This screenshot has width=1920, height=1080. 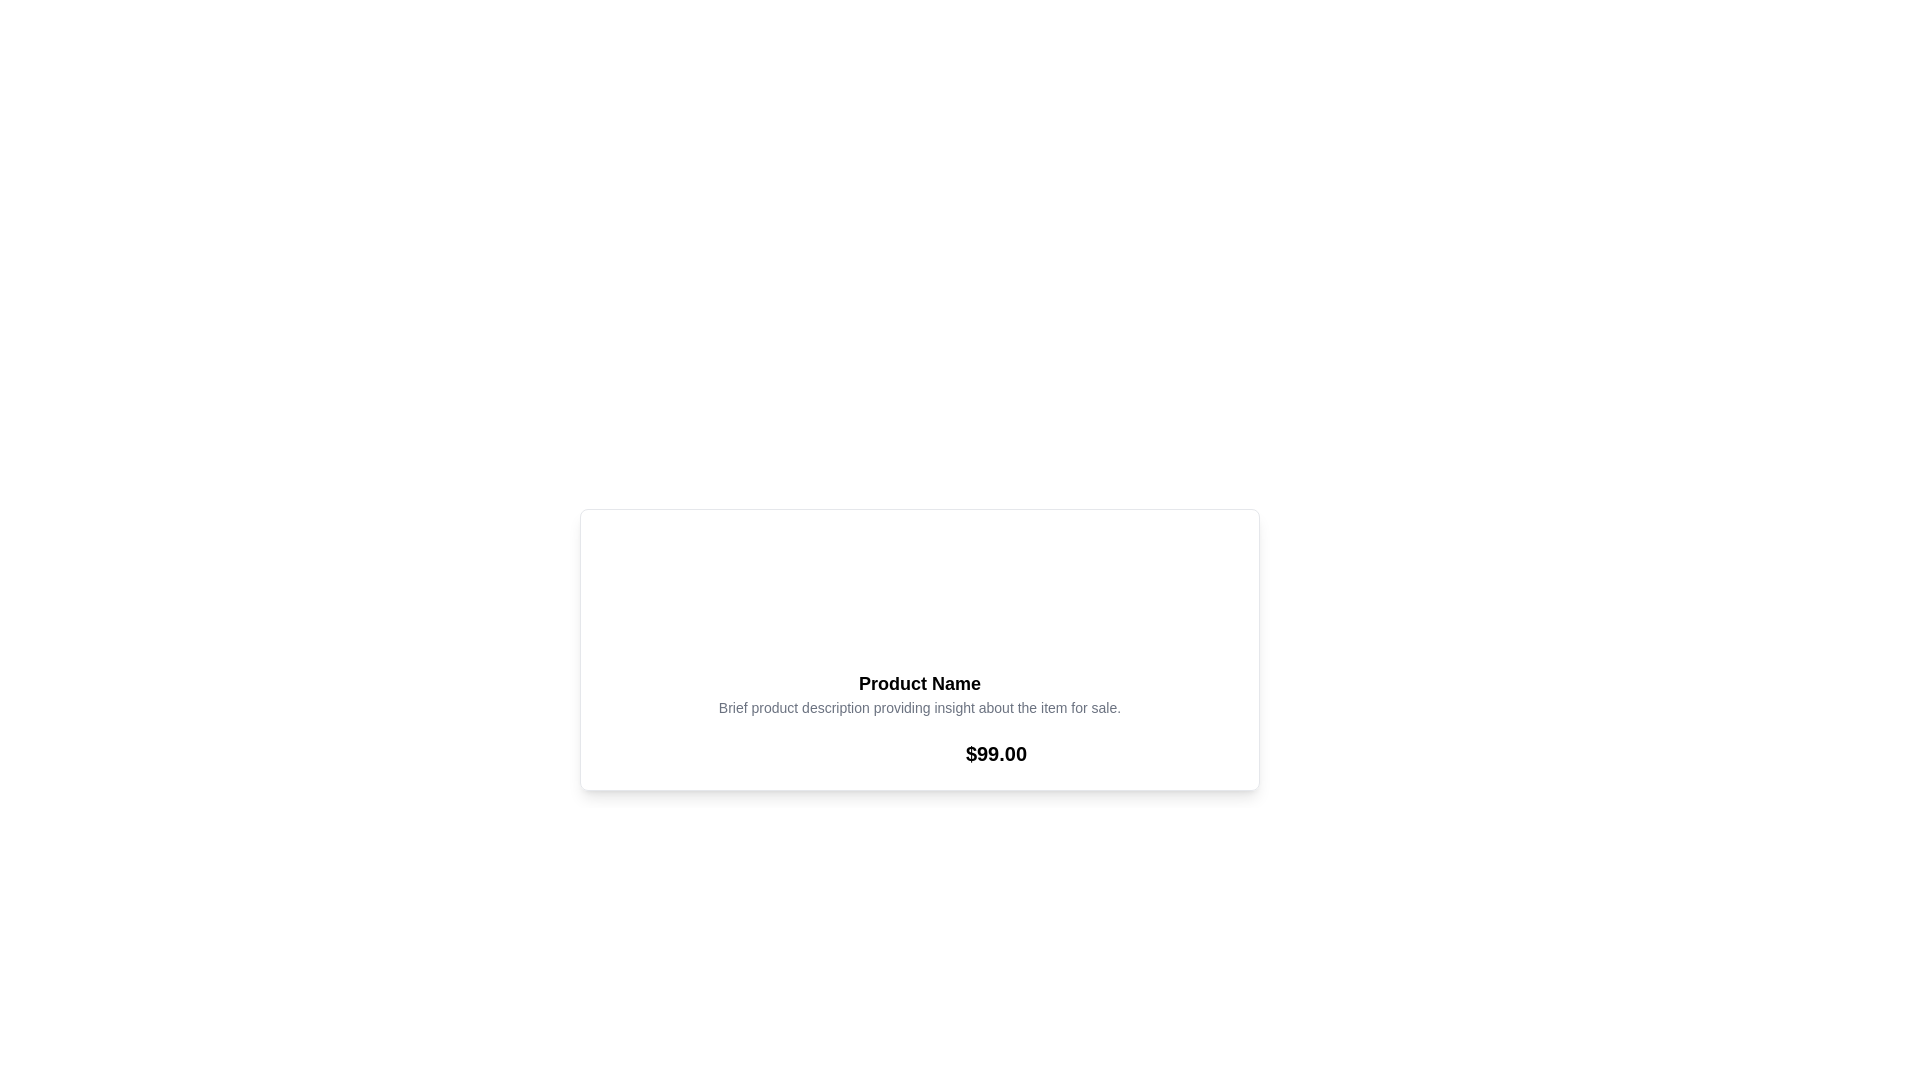 What do you see at coordinates (919, 682) in the screenshot?
I see `the text label that identifies the name of the product, which is located within the product card above the product description` at bounding box center [919, 682].